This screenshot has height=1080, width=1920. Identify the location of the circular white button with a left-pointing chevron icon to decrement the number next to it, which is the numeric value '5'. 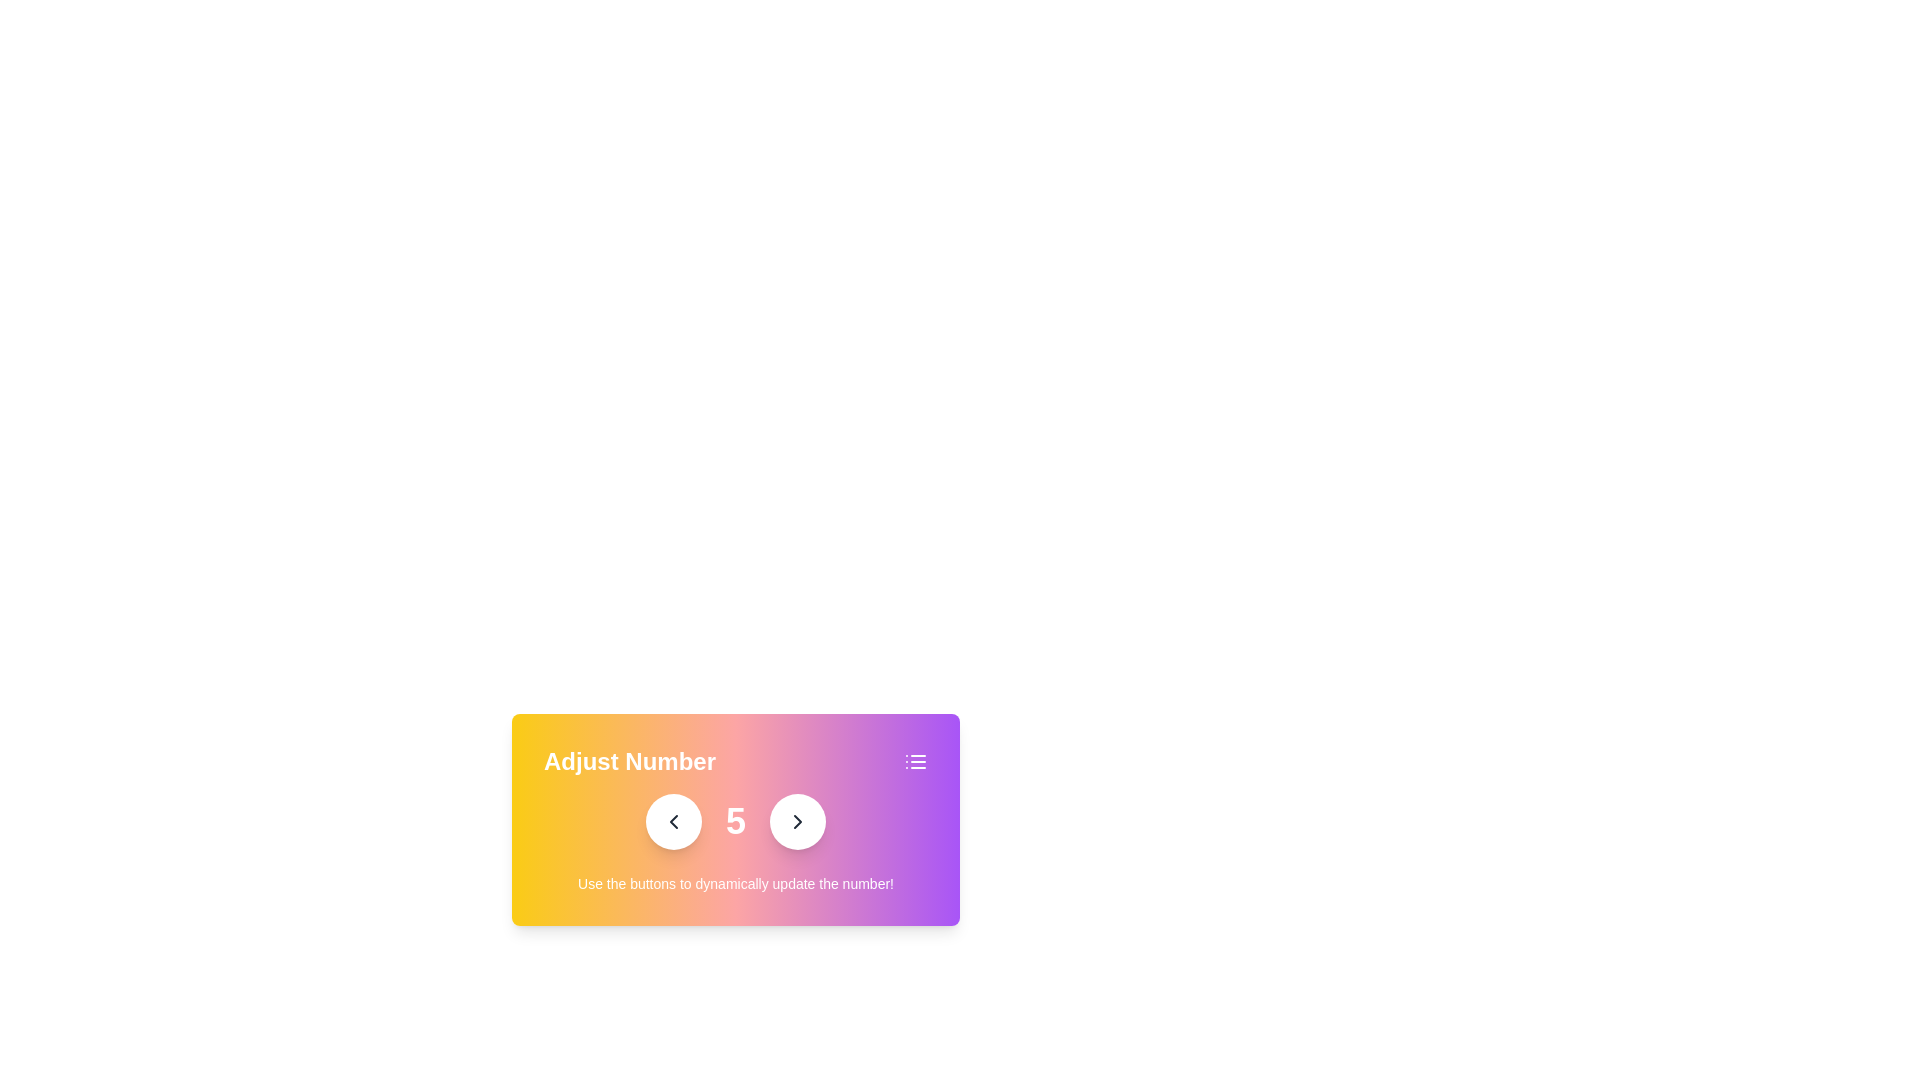
(673, 821).